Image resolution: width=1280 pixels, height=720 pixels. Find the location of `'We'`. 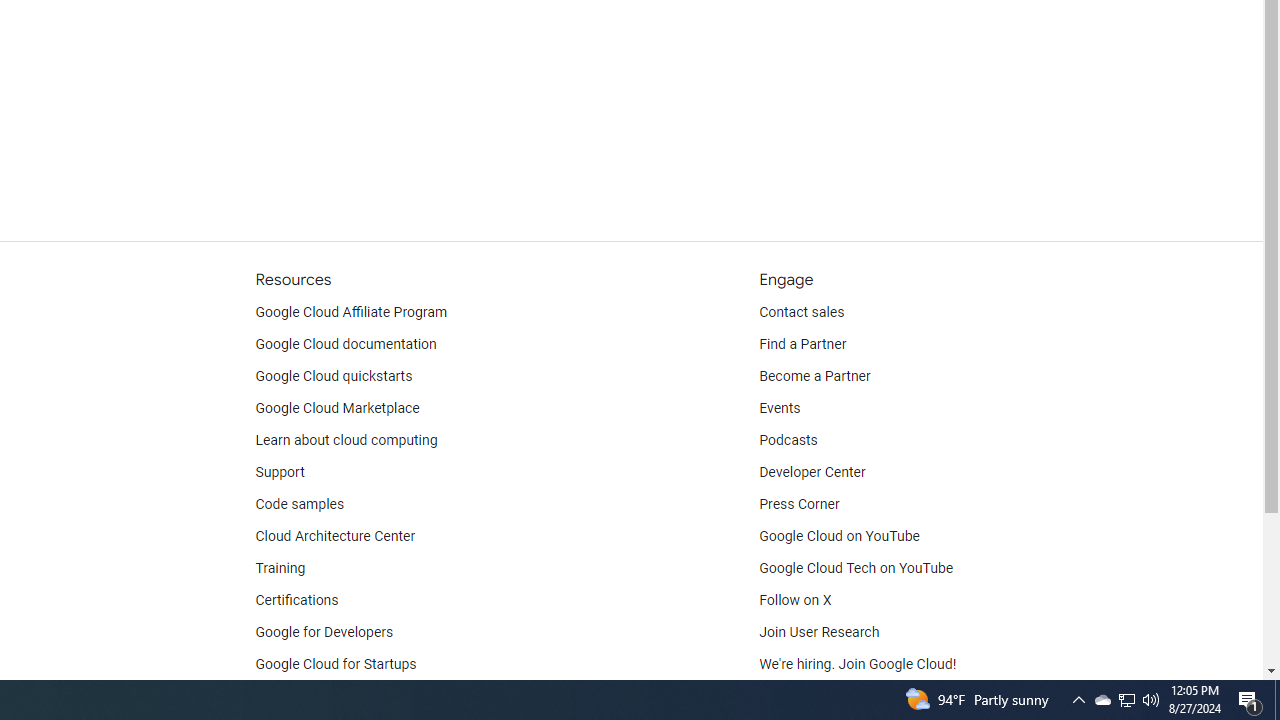

'We' is located at coordinates (858, 664).